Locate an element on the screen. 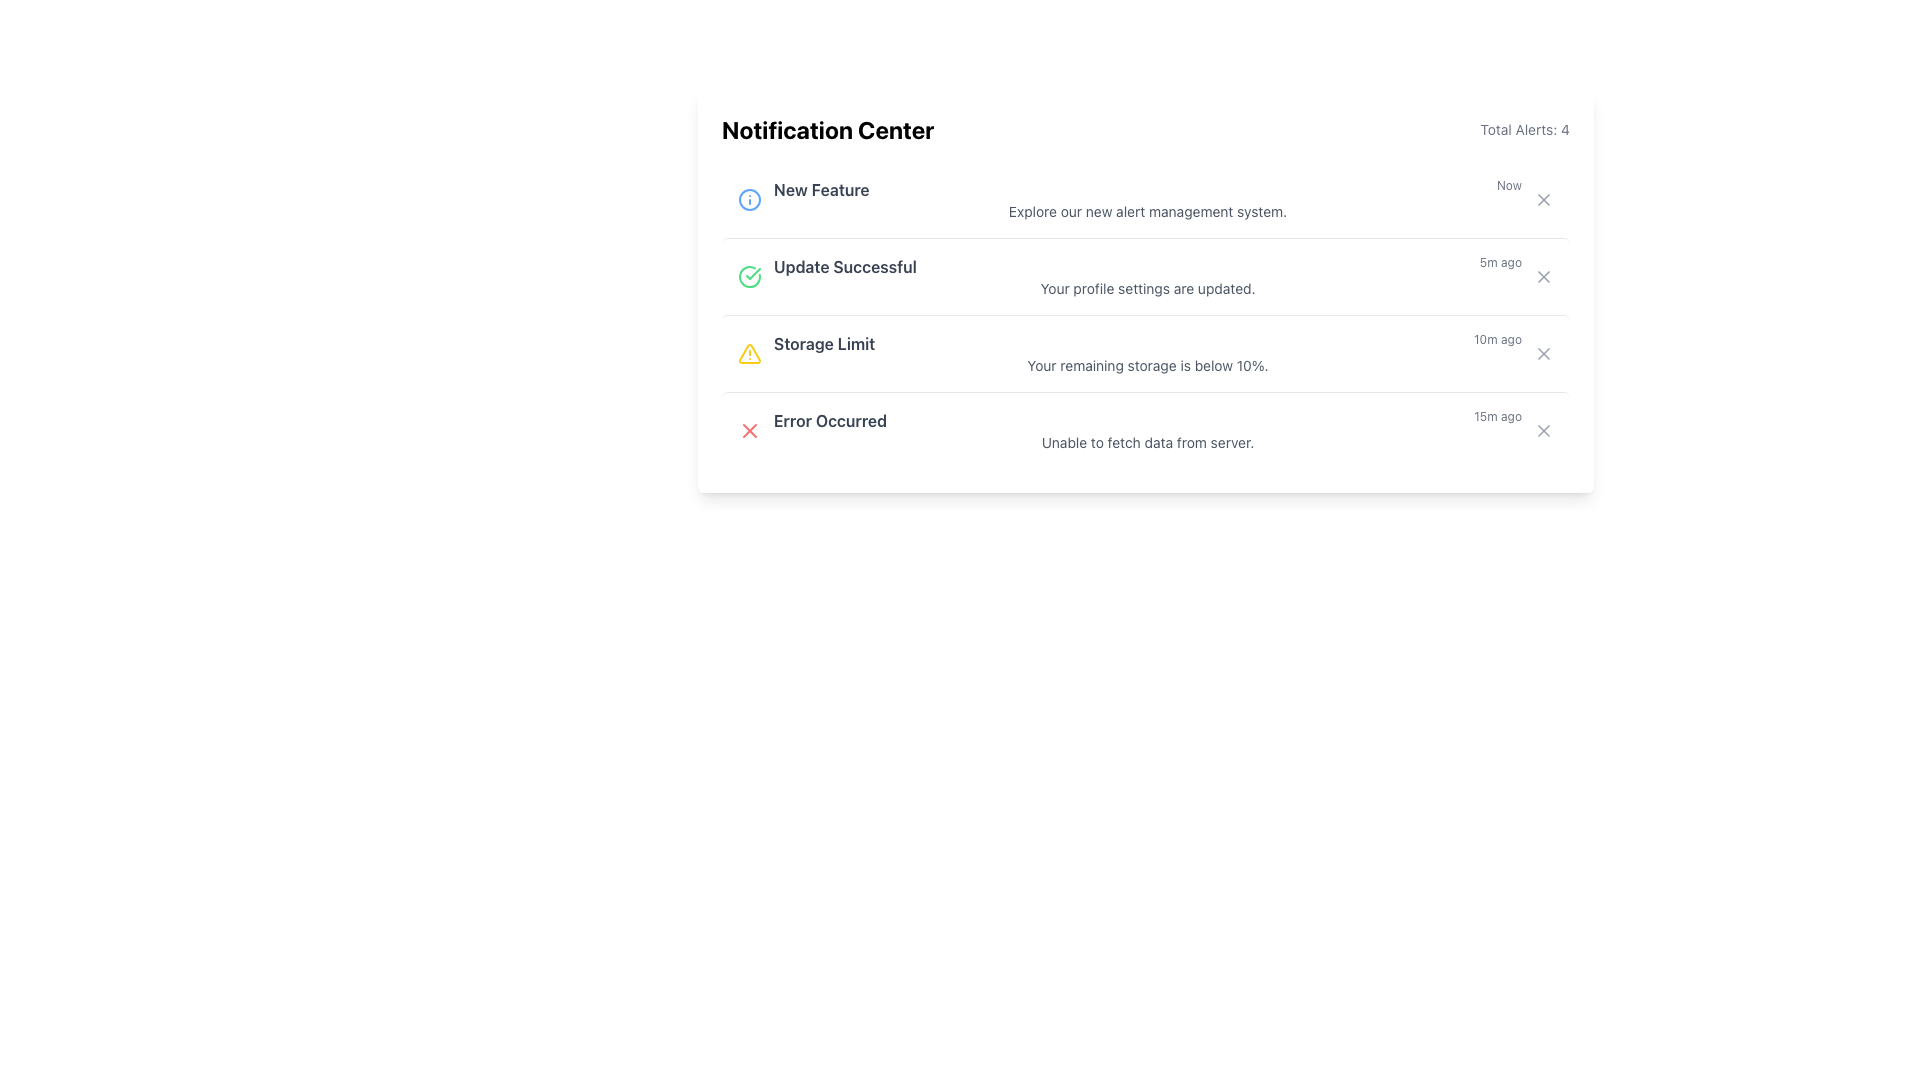 The image size is (1920, 1080). the text element displaying '10m ago', which is styled in a small gray font and is positioned at the far-right end of the 'Storage Limit' notification entry is located at coordinates (1497, 342).